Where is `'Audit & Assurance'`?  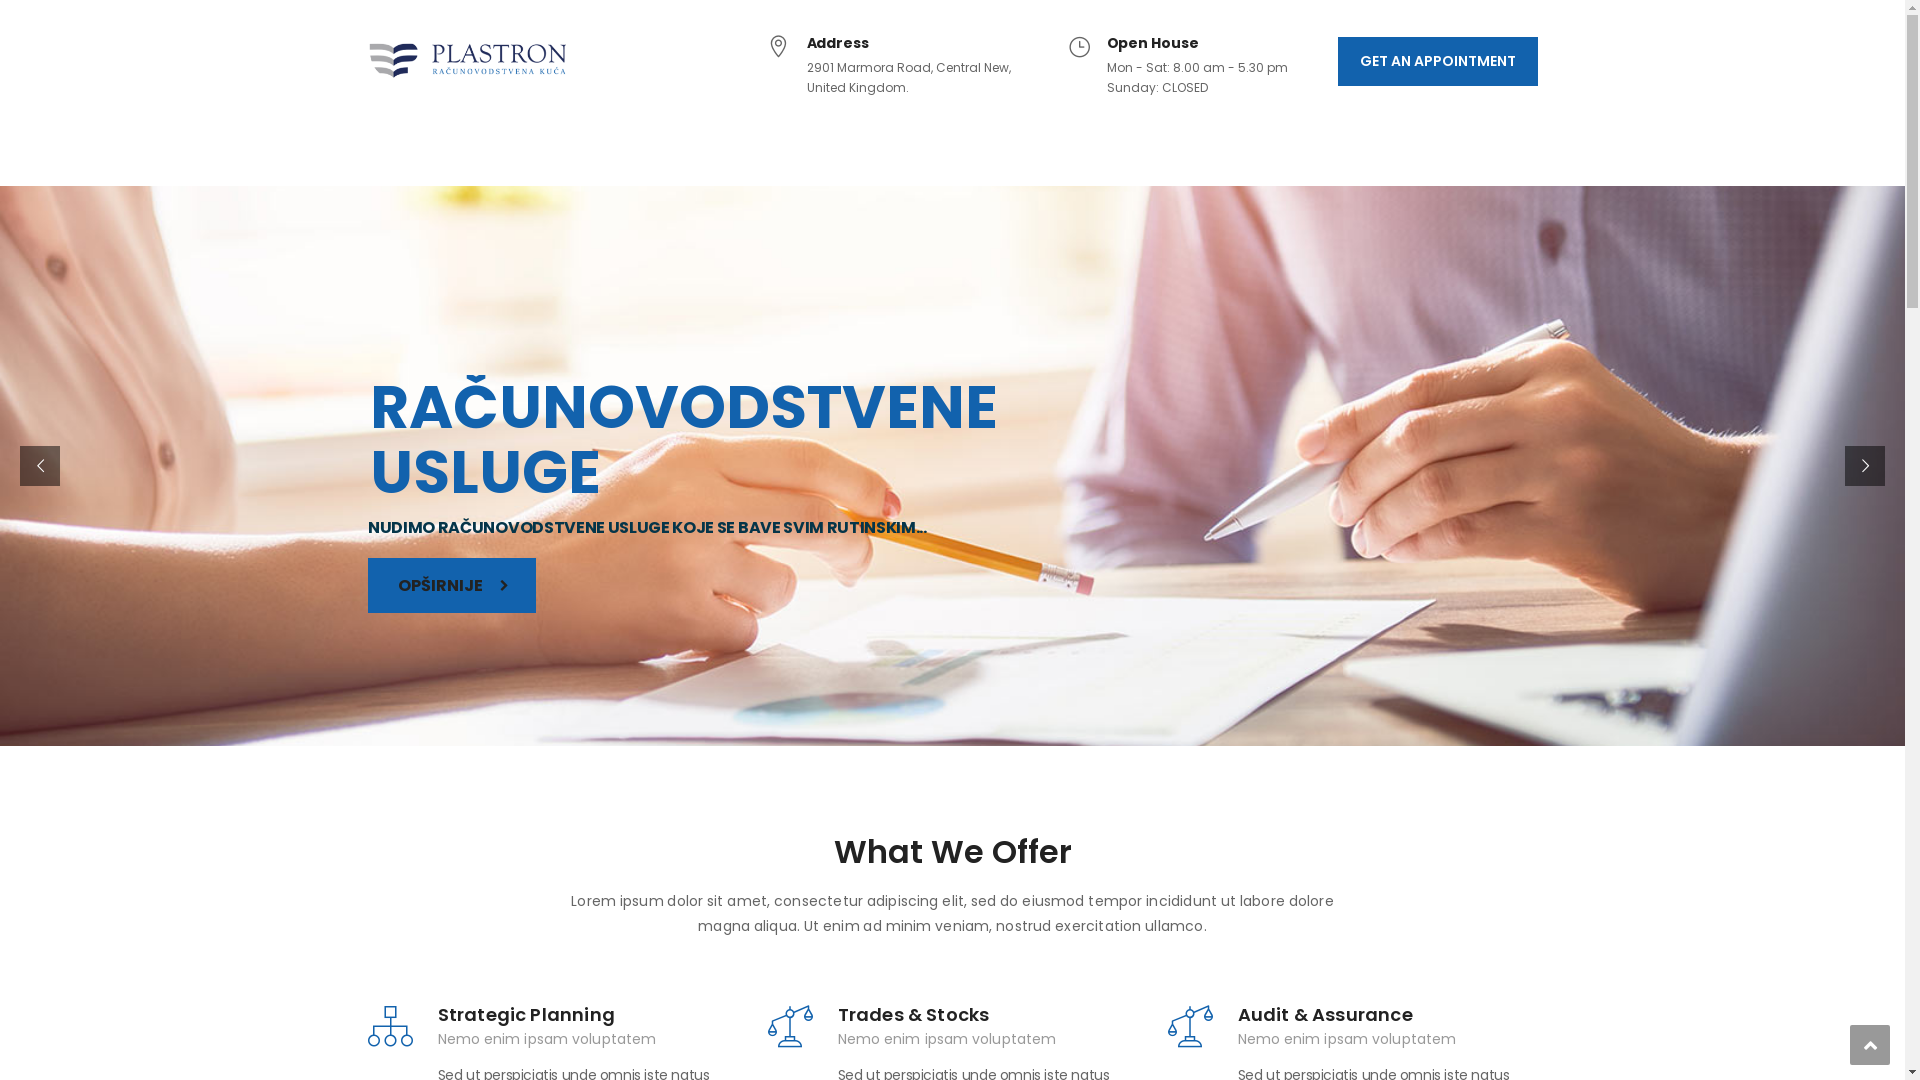 'Audit & Assurance' is located at coordinates (1237, 1014).